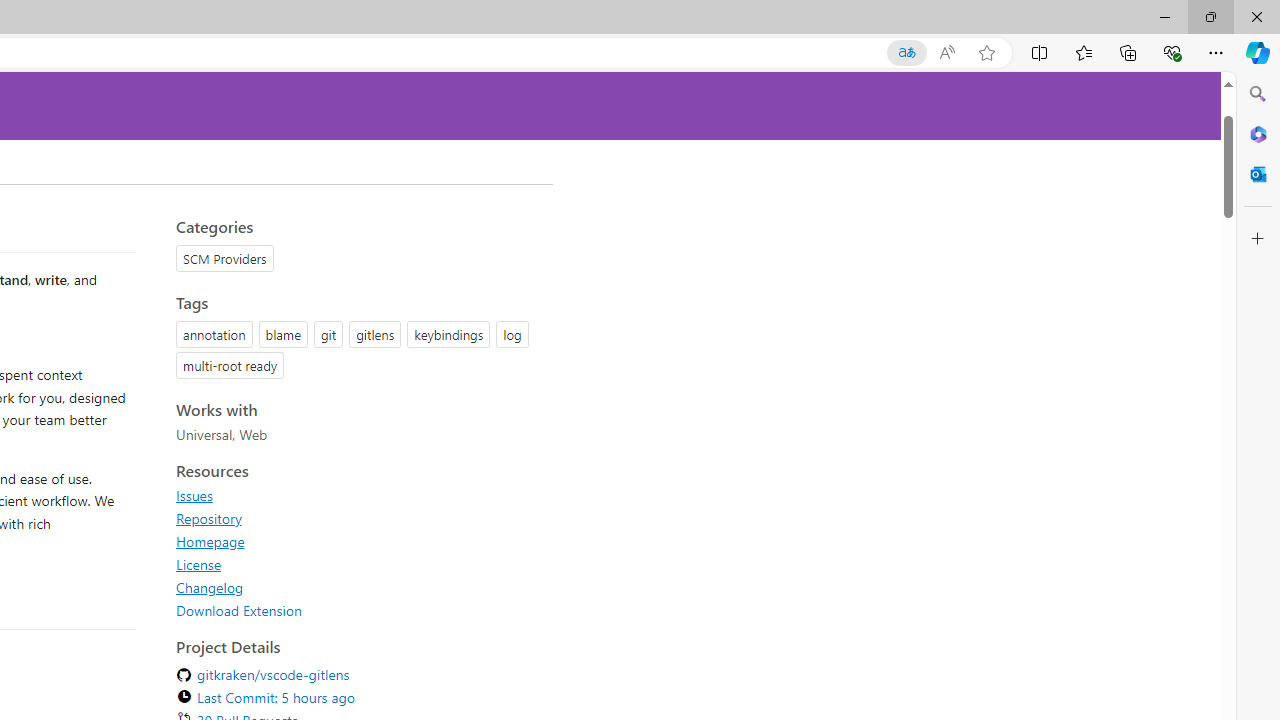  Describe the element at coordinates (1257, 51) in the screenshot. I see `'Copilot (Ctrl+Shift+.)'` at that location.